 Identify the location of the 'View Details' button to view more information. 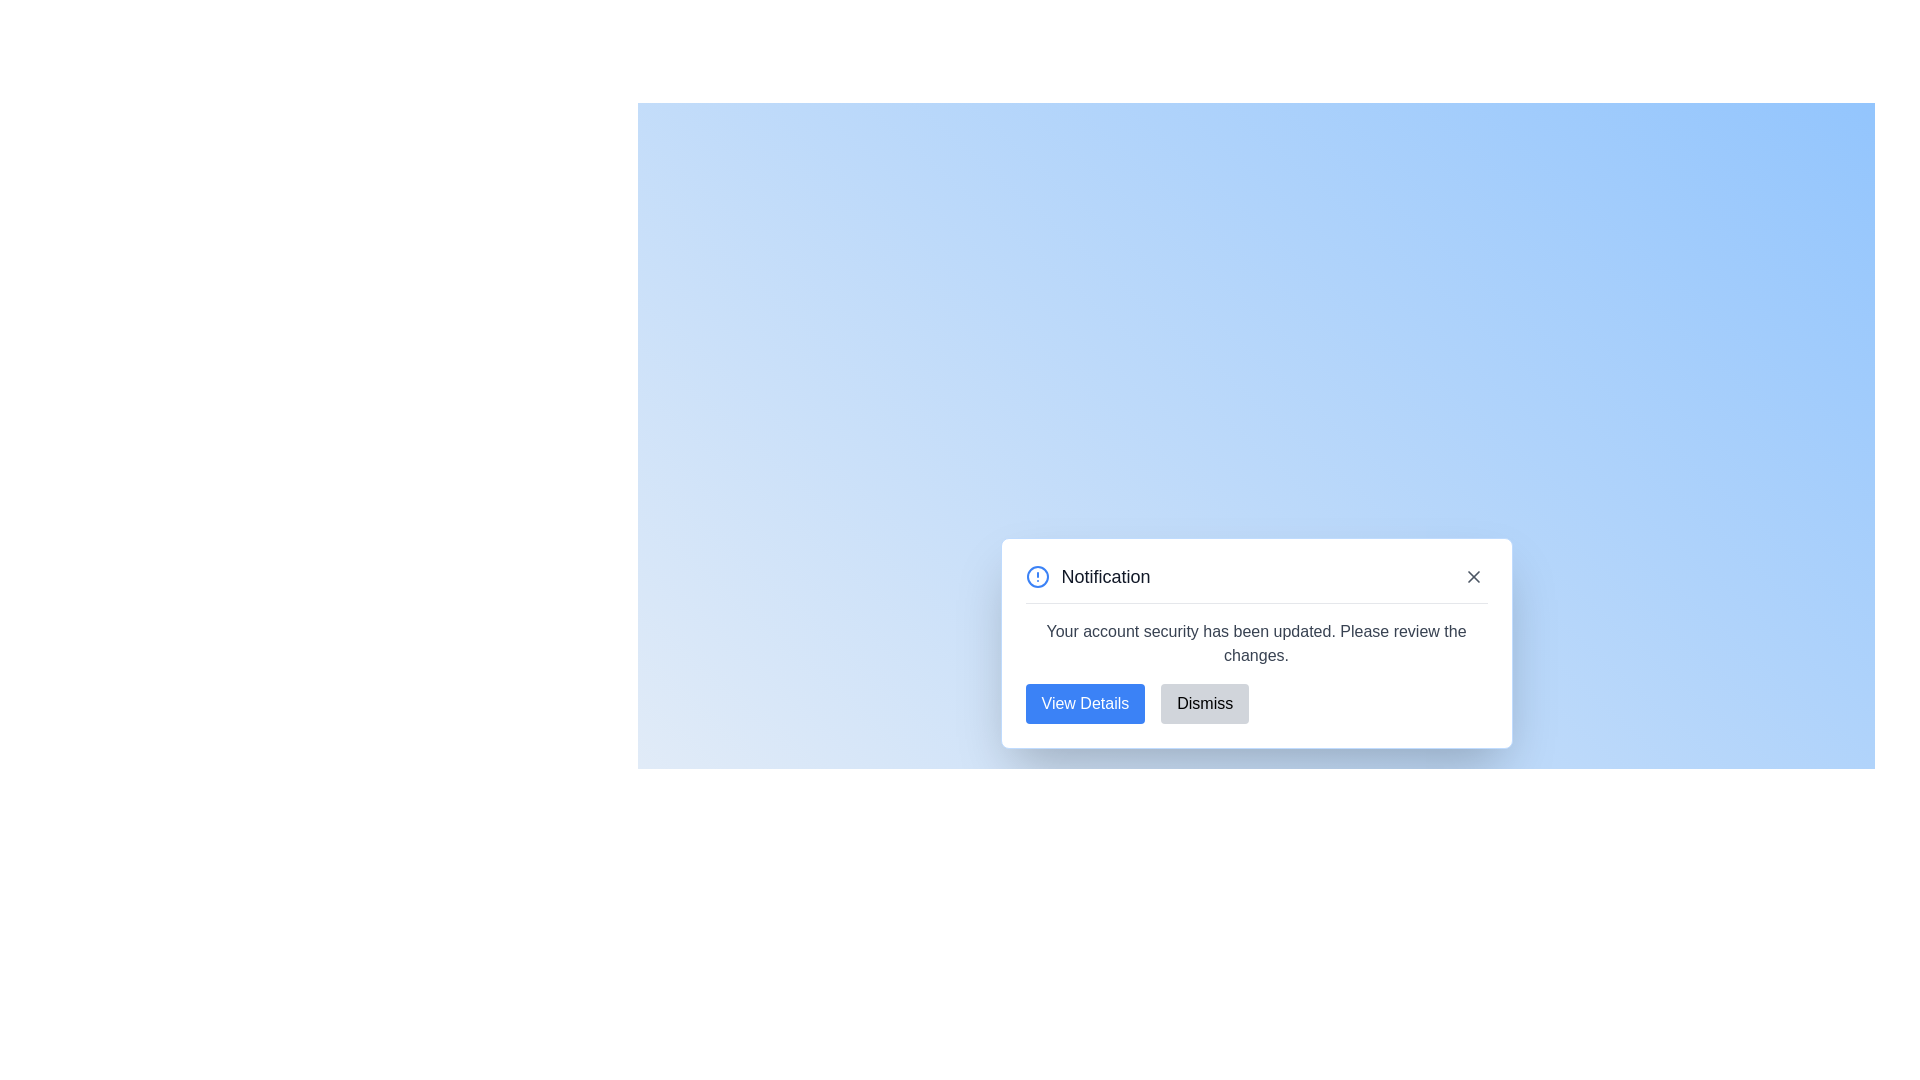
(1084, 702).